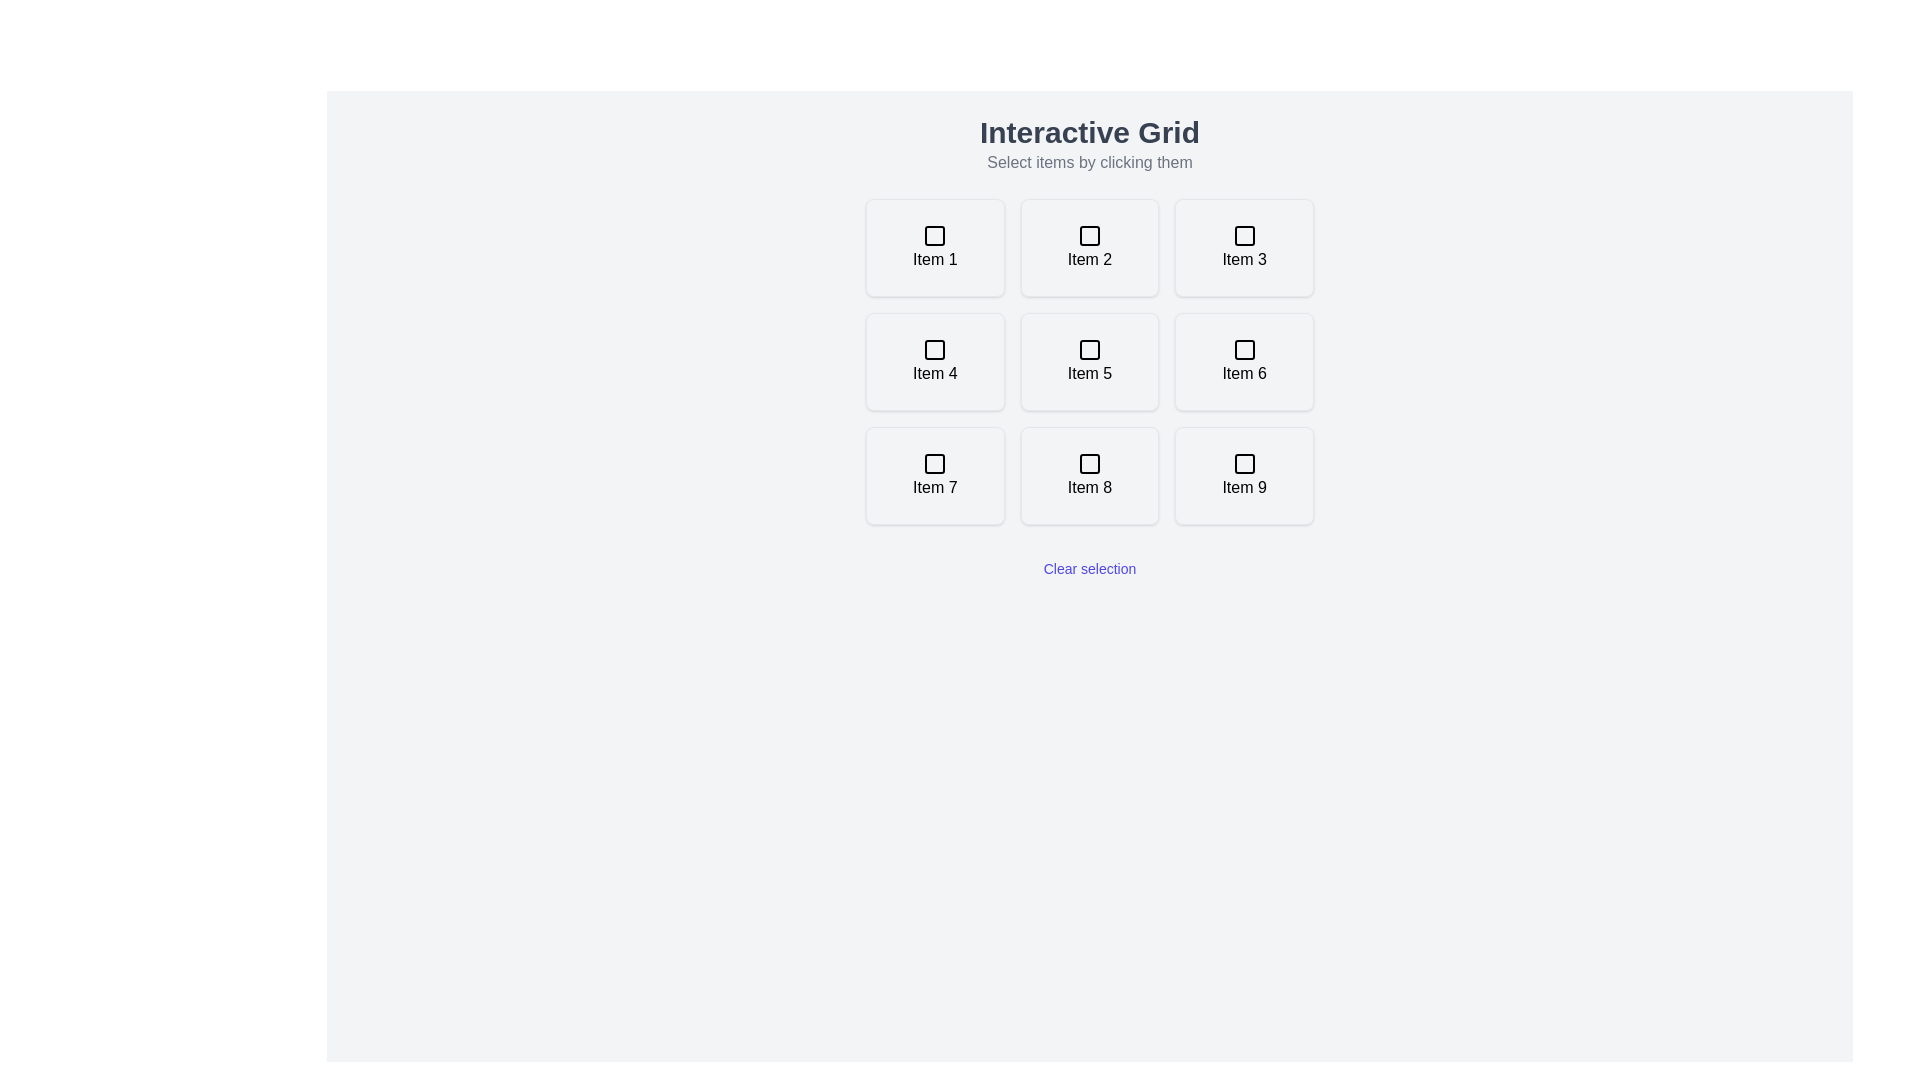 The height and width of the screenshot is (1080, 1920). Describe the element at coordinates (1243, 362) in the screenshot. I see `the button that allows users` at that location.